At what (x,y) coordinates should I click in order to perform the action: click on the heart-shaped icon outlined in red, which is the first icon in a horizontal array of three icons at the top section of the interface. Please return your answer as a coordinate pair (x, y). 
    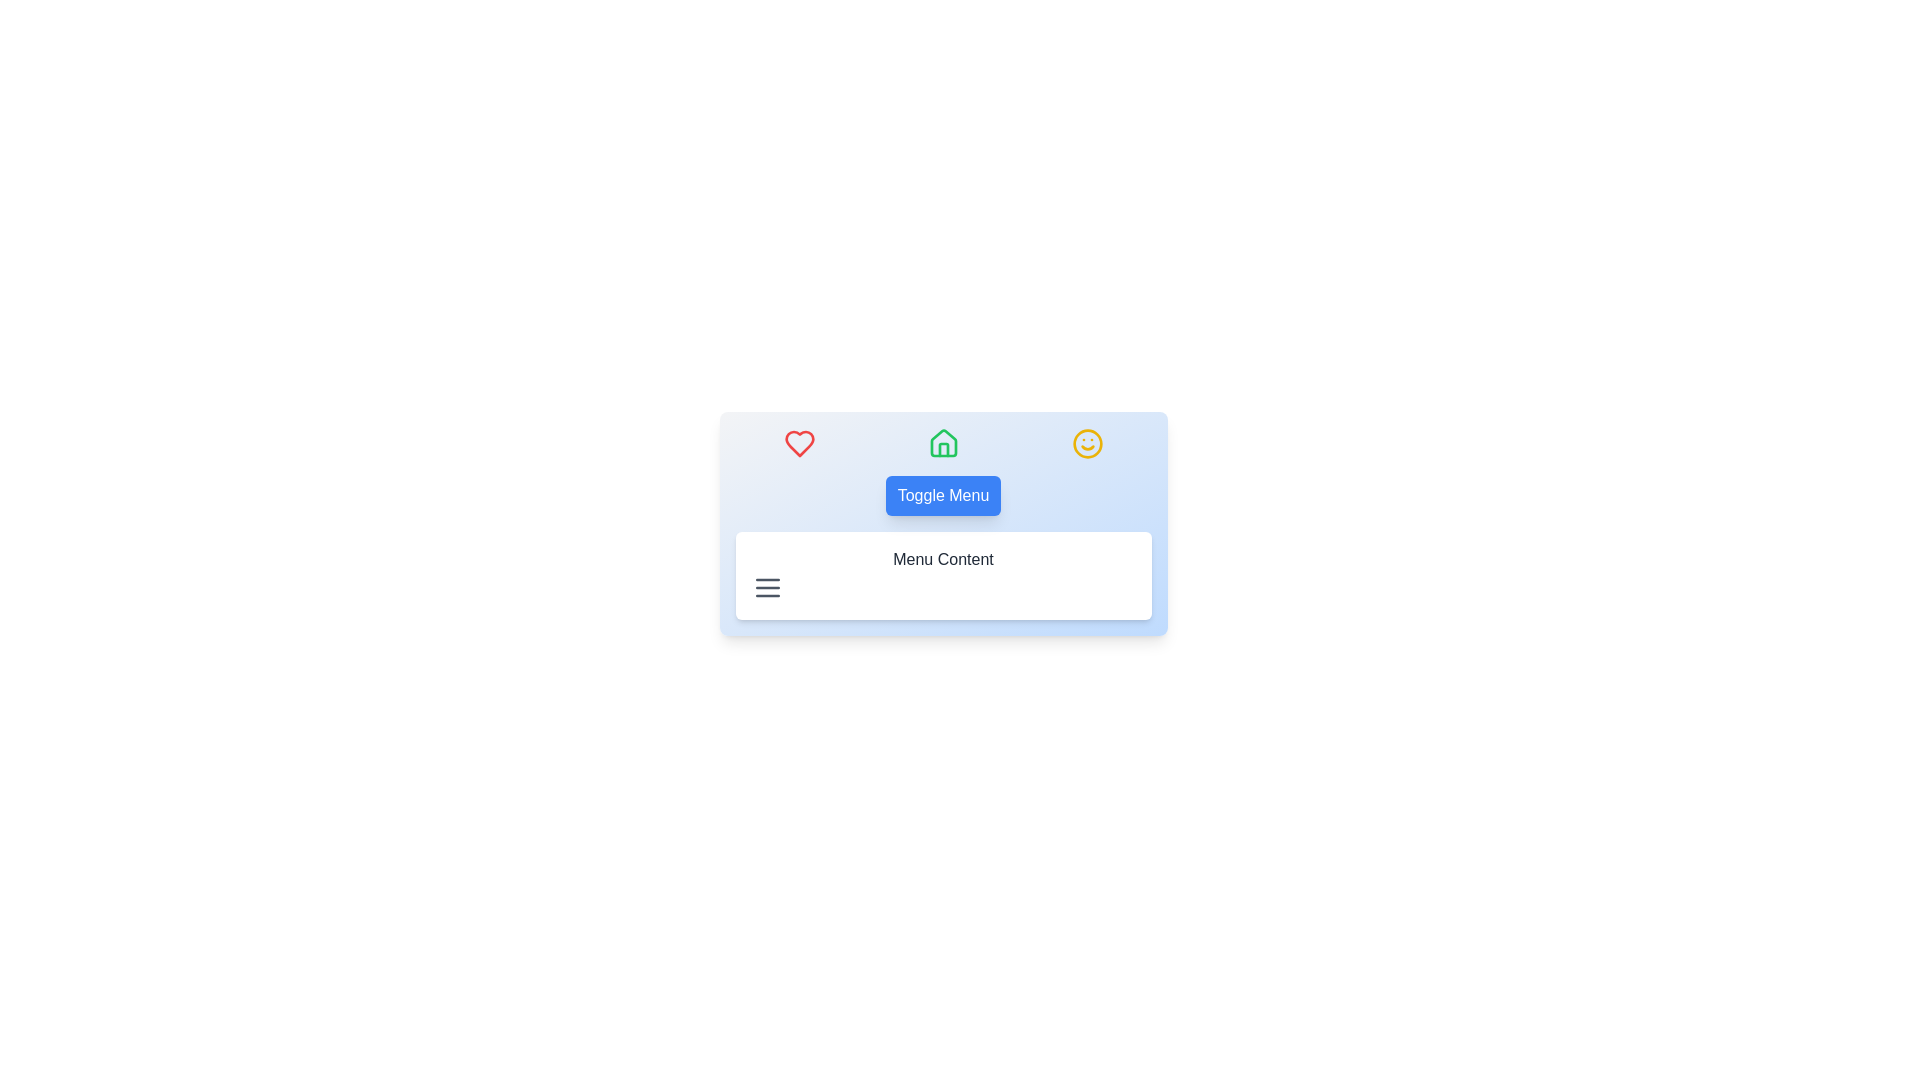
    Looking at the image, I should click on (798, 442).